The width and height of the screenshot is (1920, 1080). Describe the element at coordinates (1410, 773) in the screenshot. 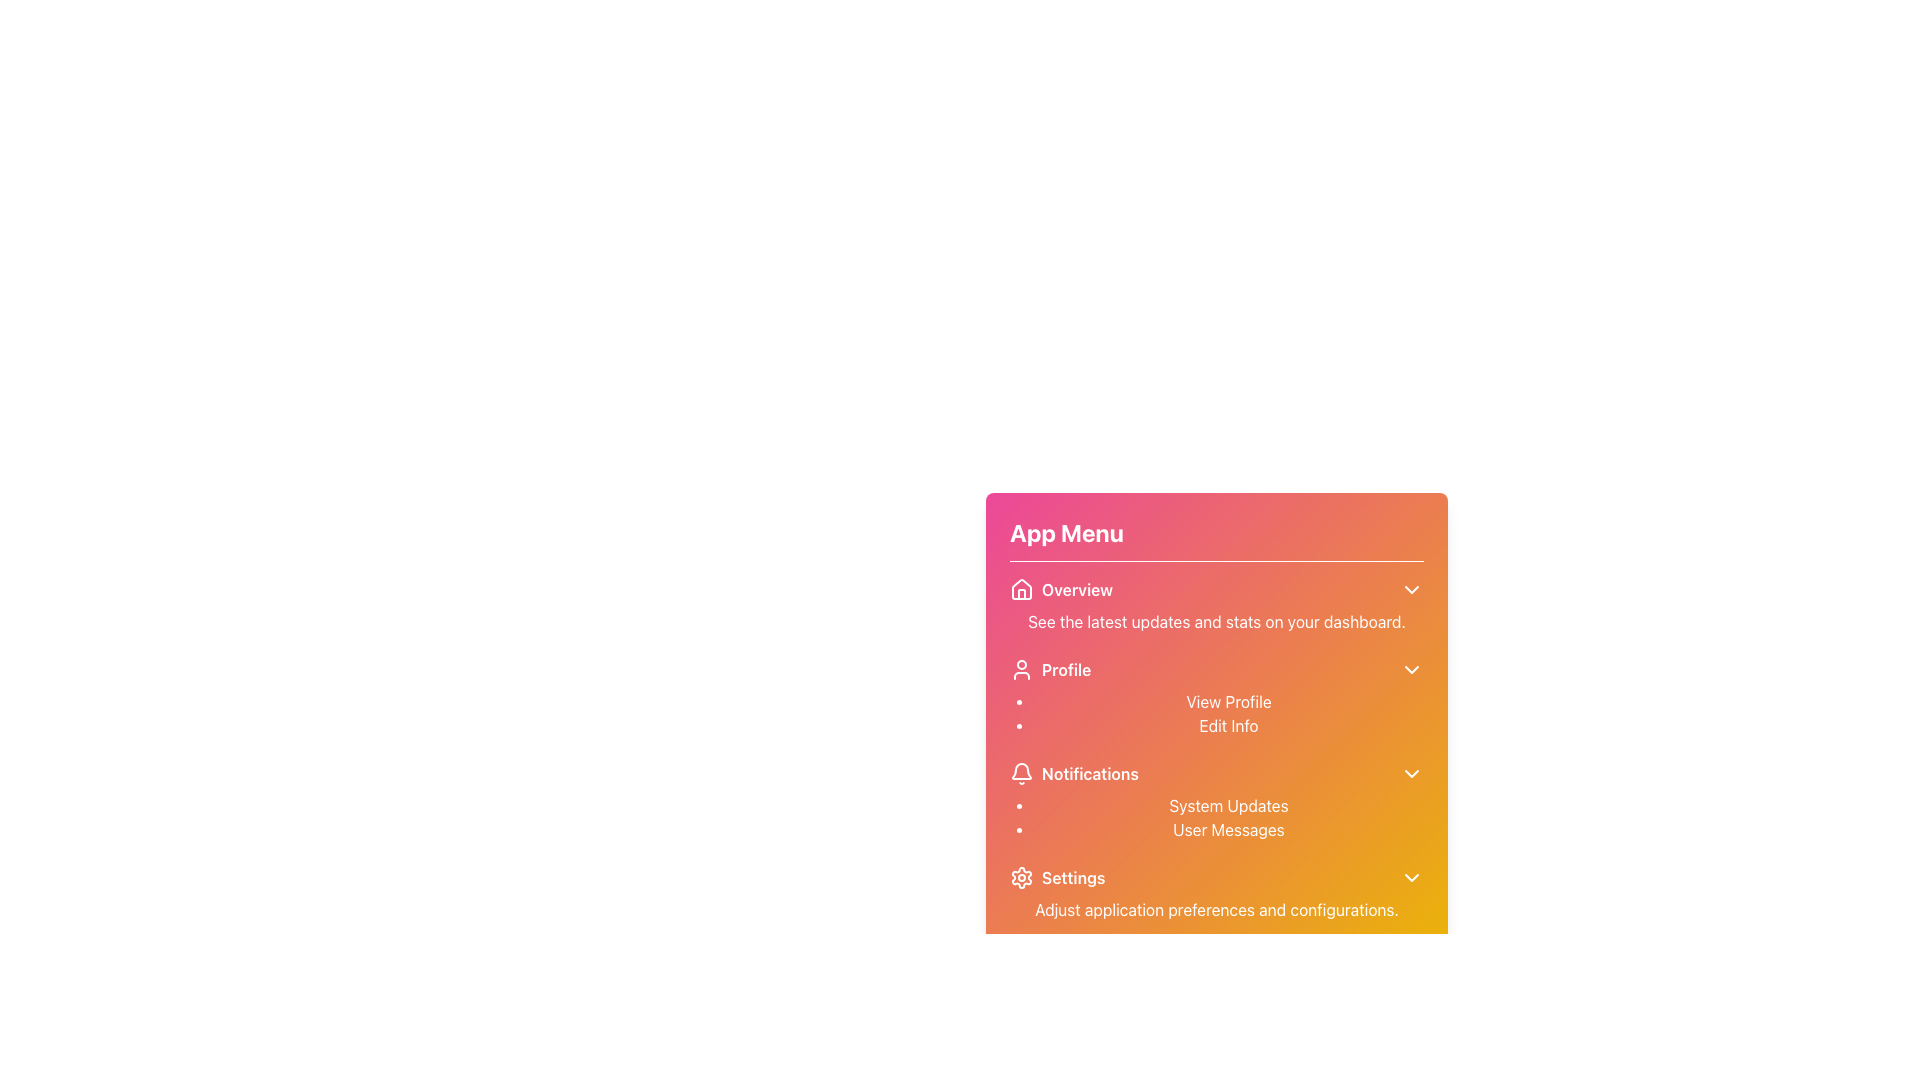

I see `the Dropdown toggle icon on the rightmost position of the 'Notifications' row to indicate that the section can be expanded or collapsed` at that location.